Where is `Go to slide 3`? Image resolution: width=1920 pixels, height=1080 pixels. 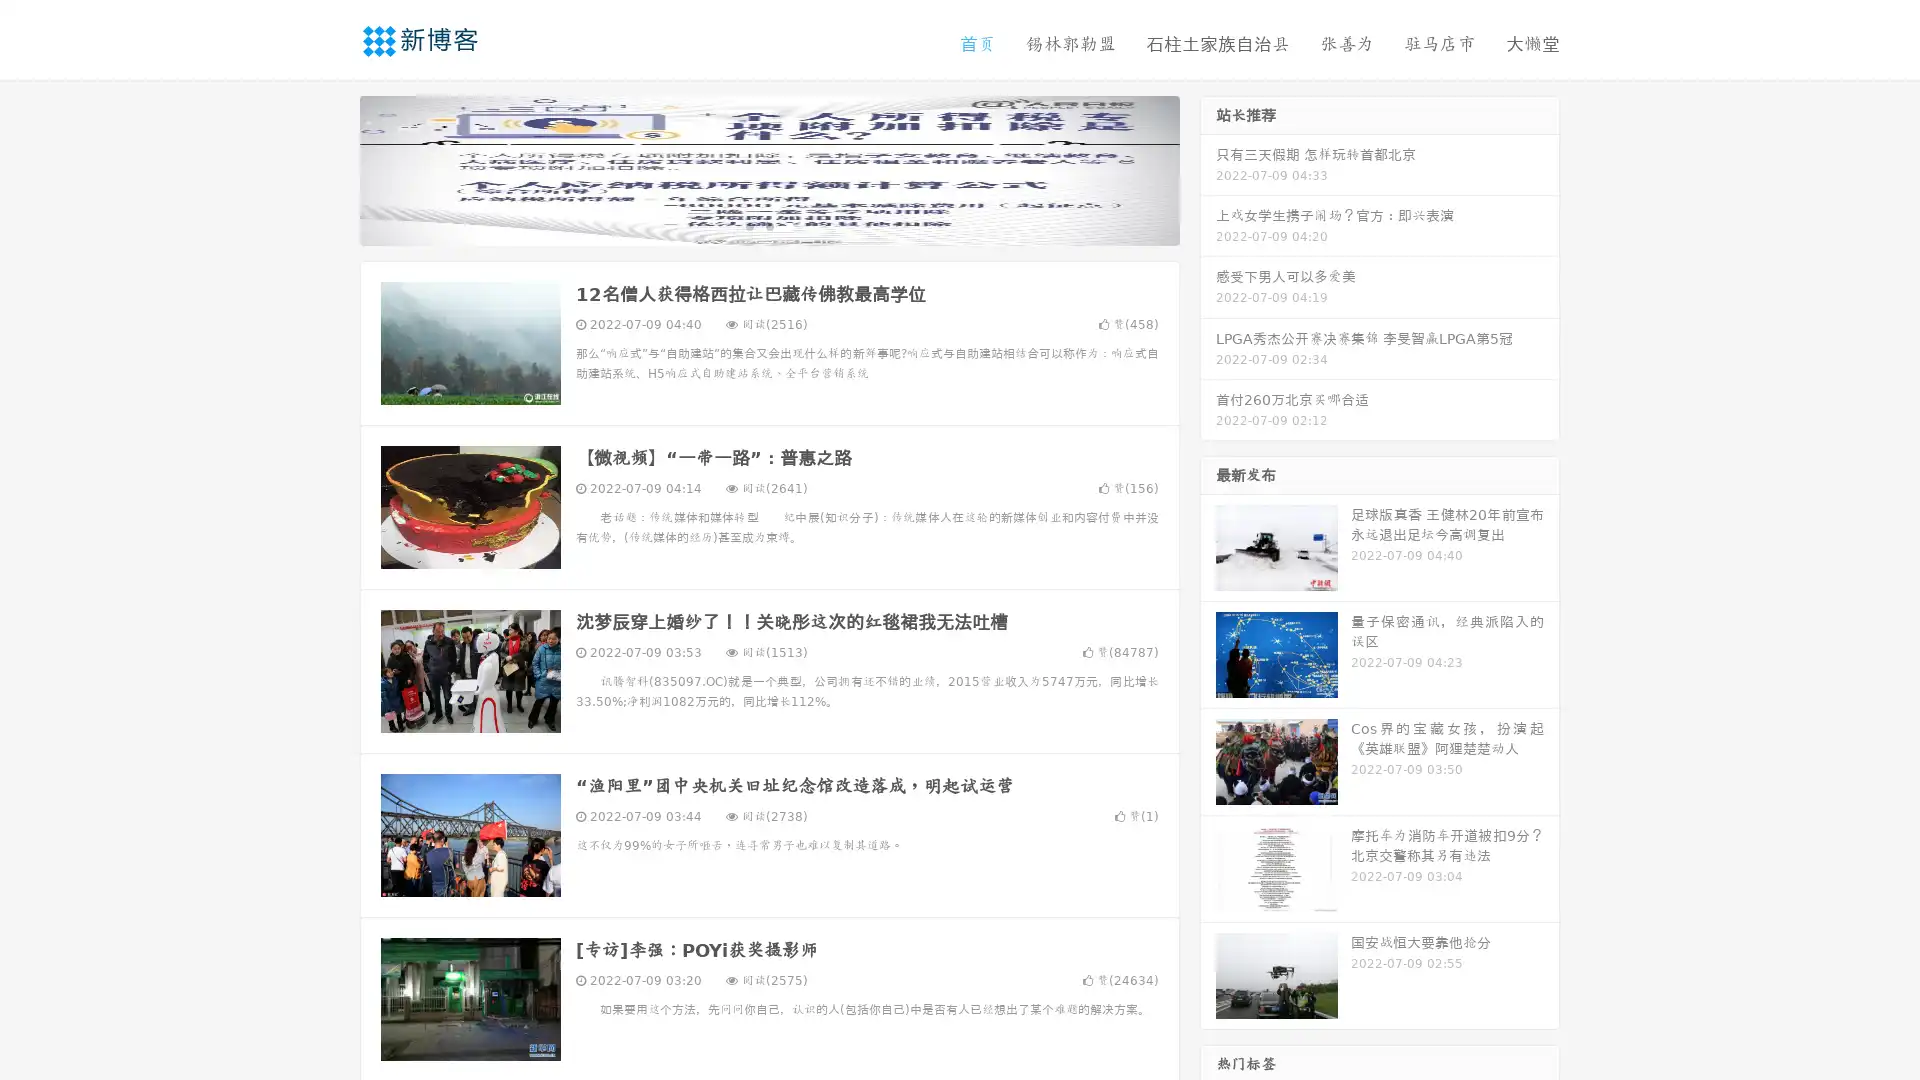
Go to slide 3 is located at coordinates (789, 225).